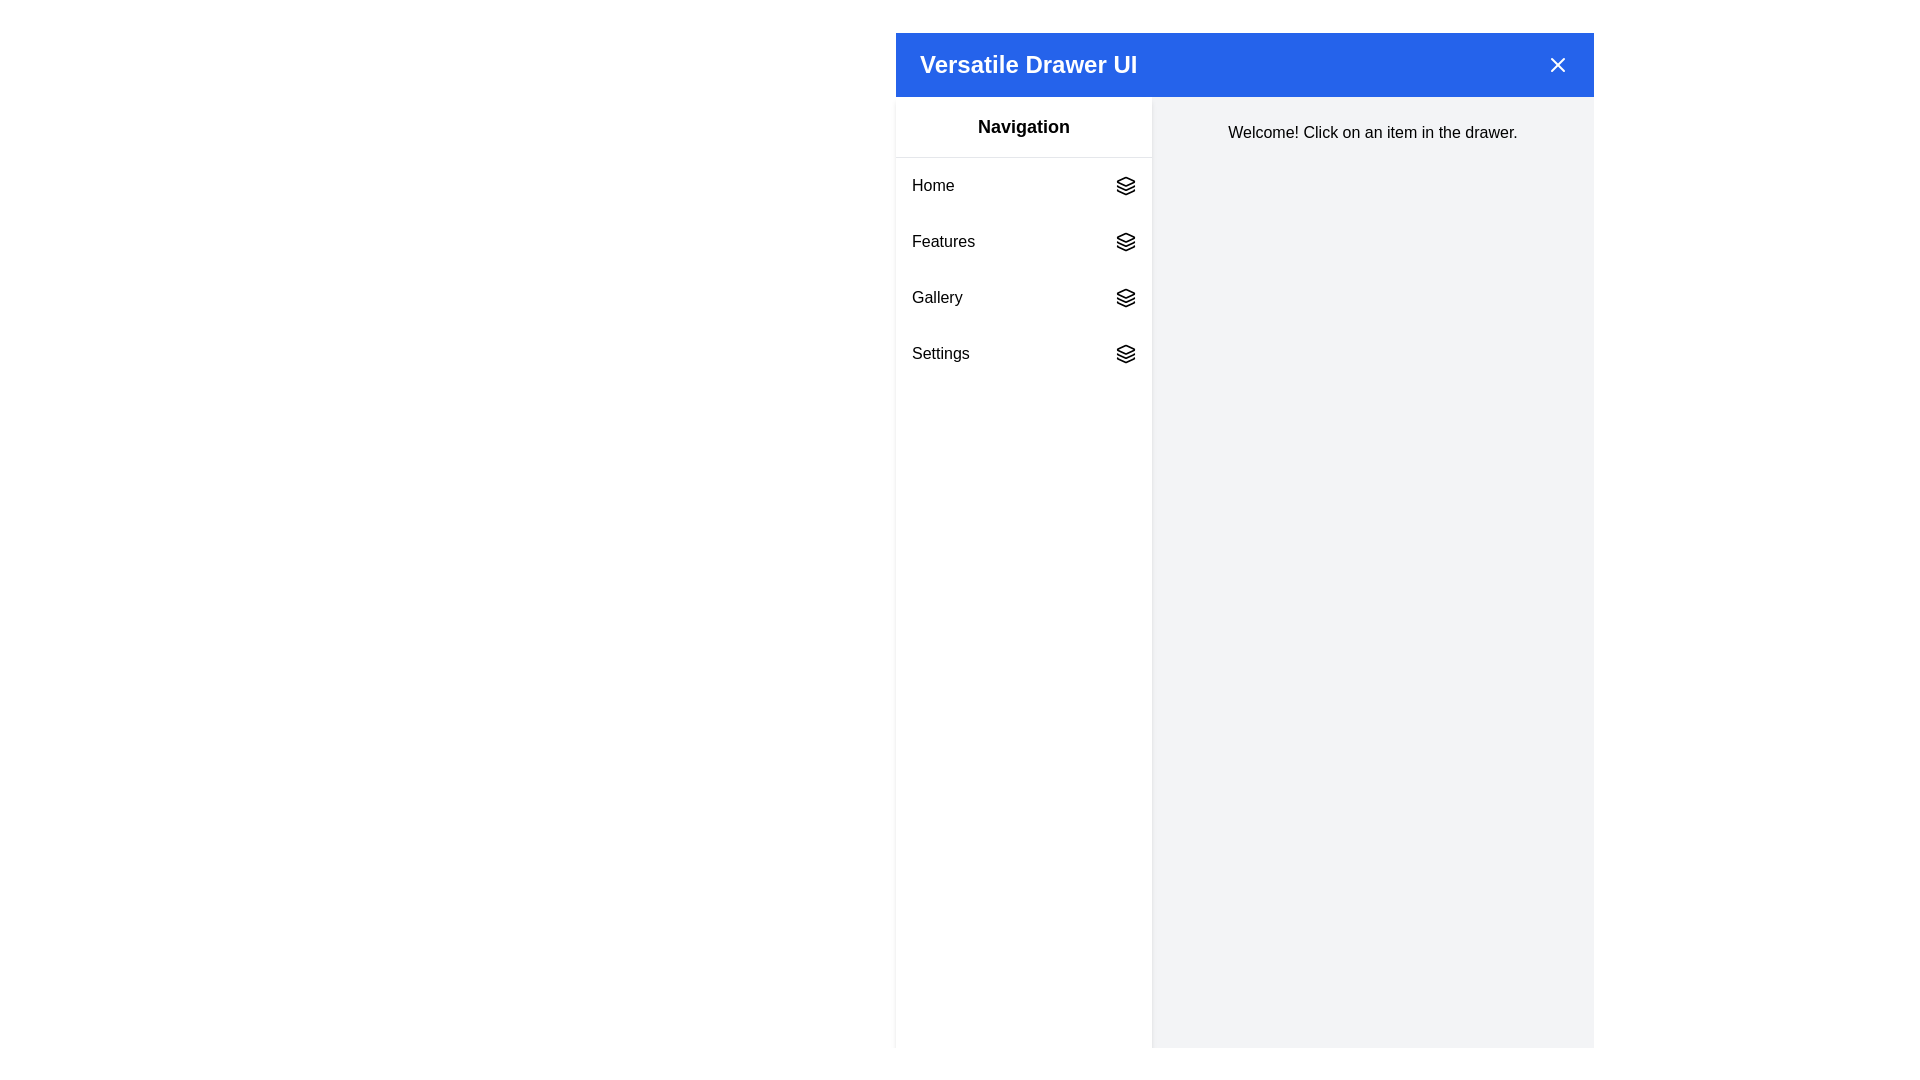 The height and width of the screenshot is (1080, 1920). Describe the element at coordinates (1023, 297) in the screenshot. I see `the third button in the vertical navigation menu` at that location.